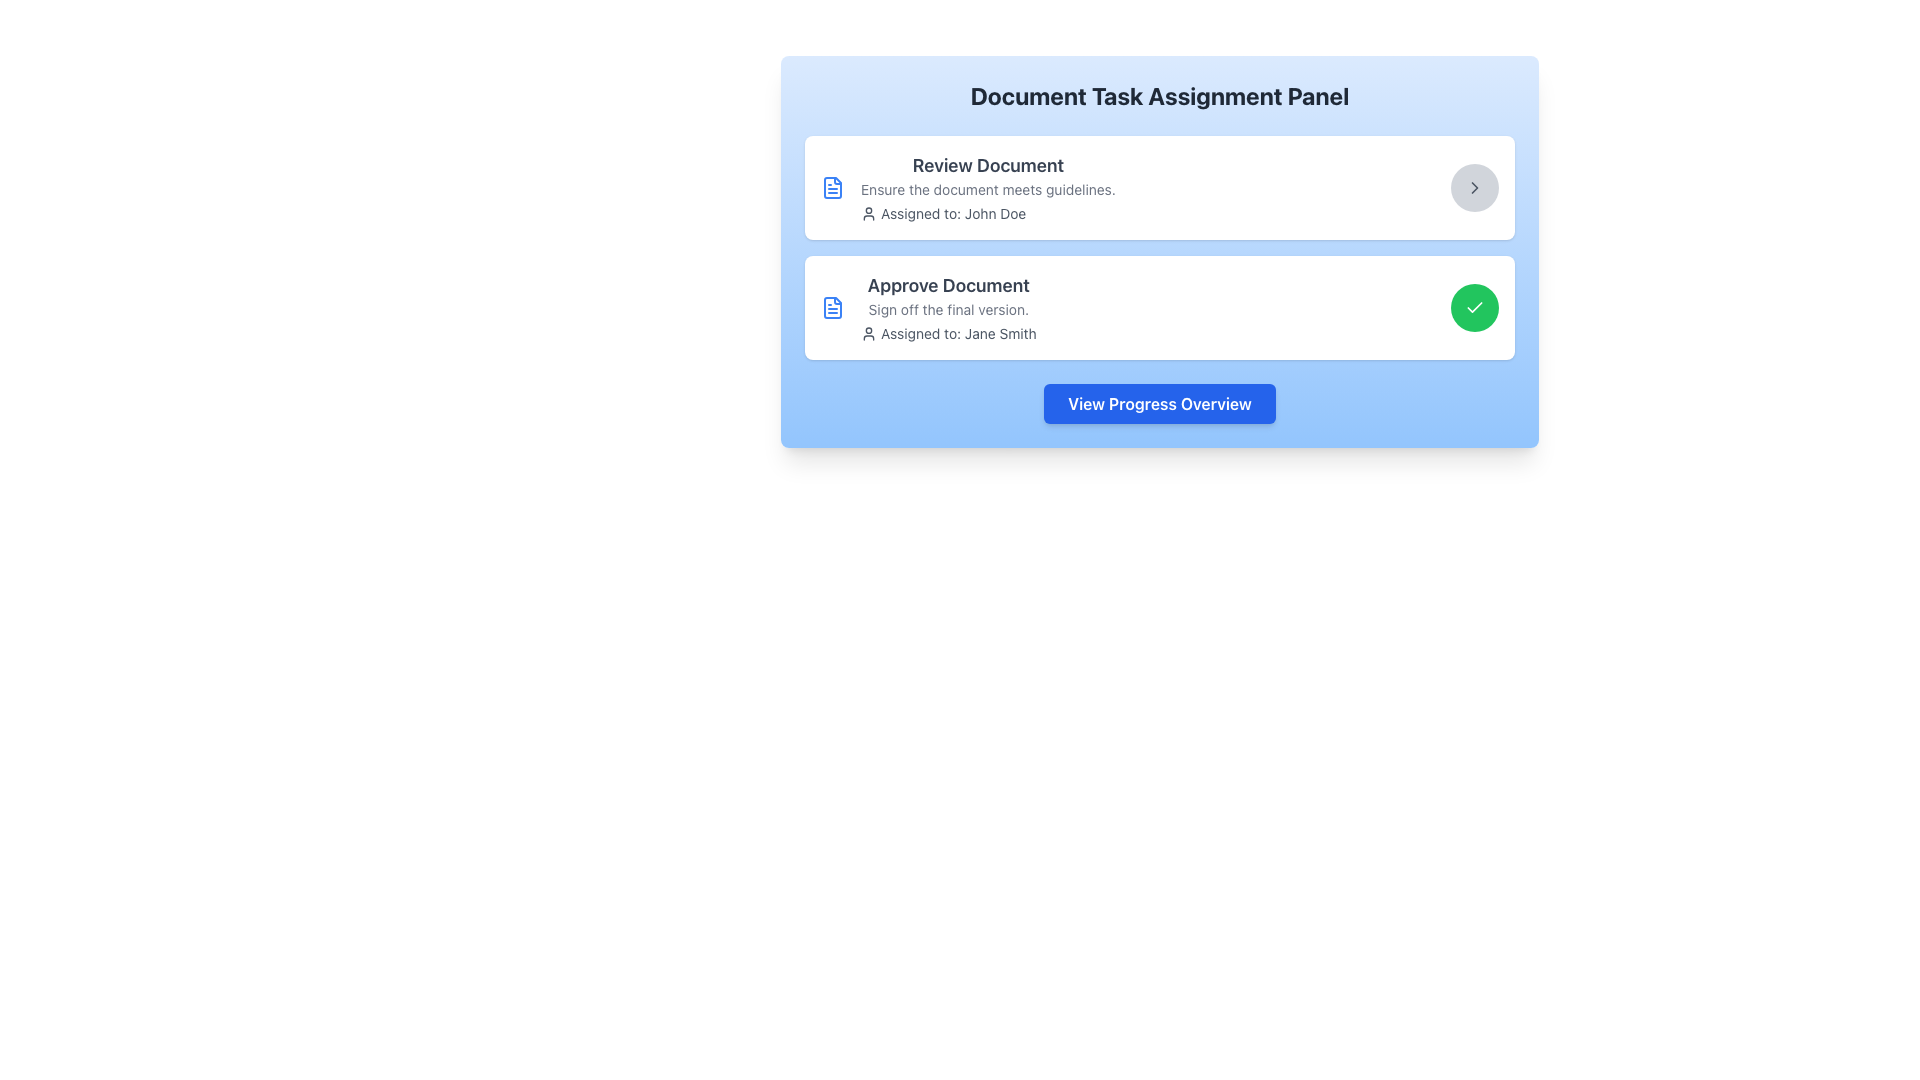  I want to click on static text located in the first task card under the heading 'Review Document' and above 'Assigned to: John Doe', so click(988, 189).